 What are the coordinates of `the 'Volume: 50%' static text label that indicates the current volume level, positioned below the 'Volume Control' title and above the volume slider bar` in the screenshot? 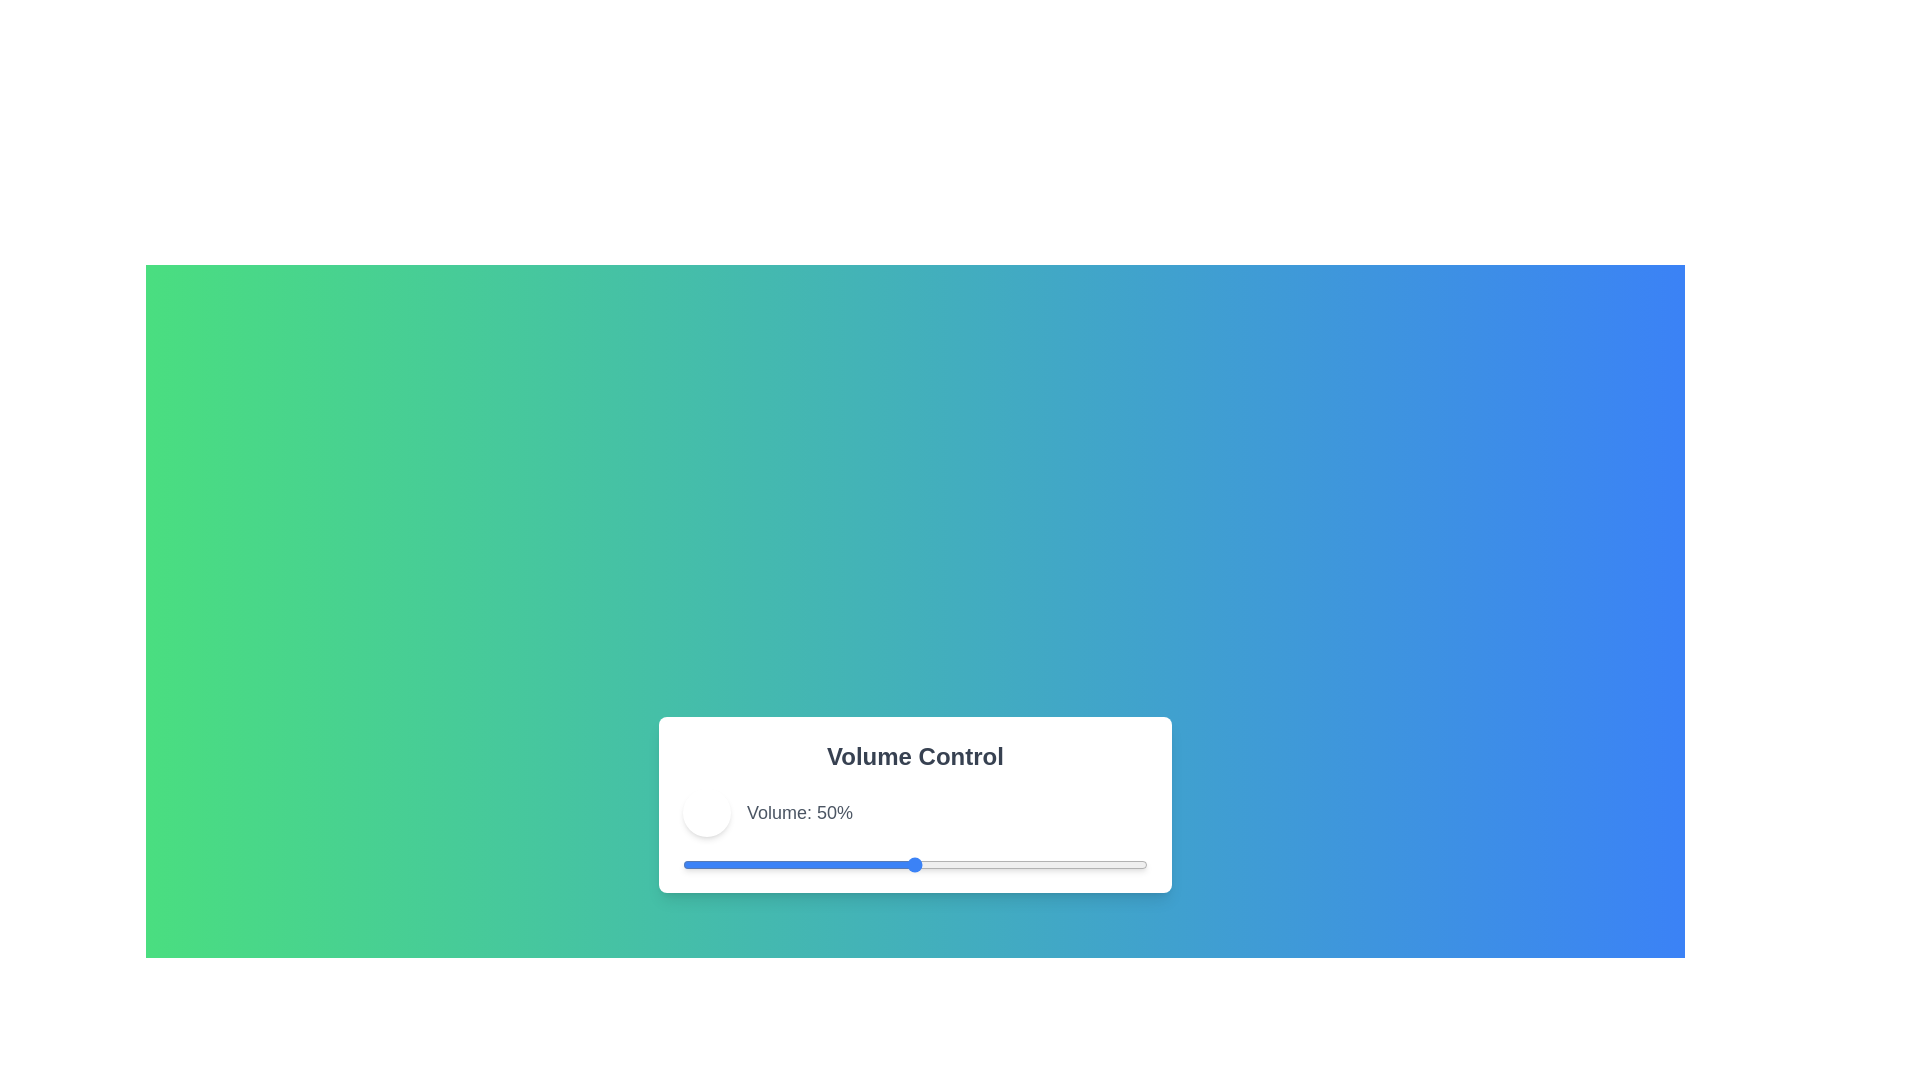 It's located at (914, 813).